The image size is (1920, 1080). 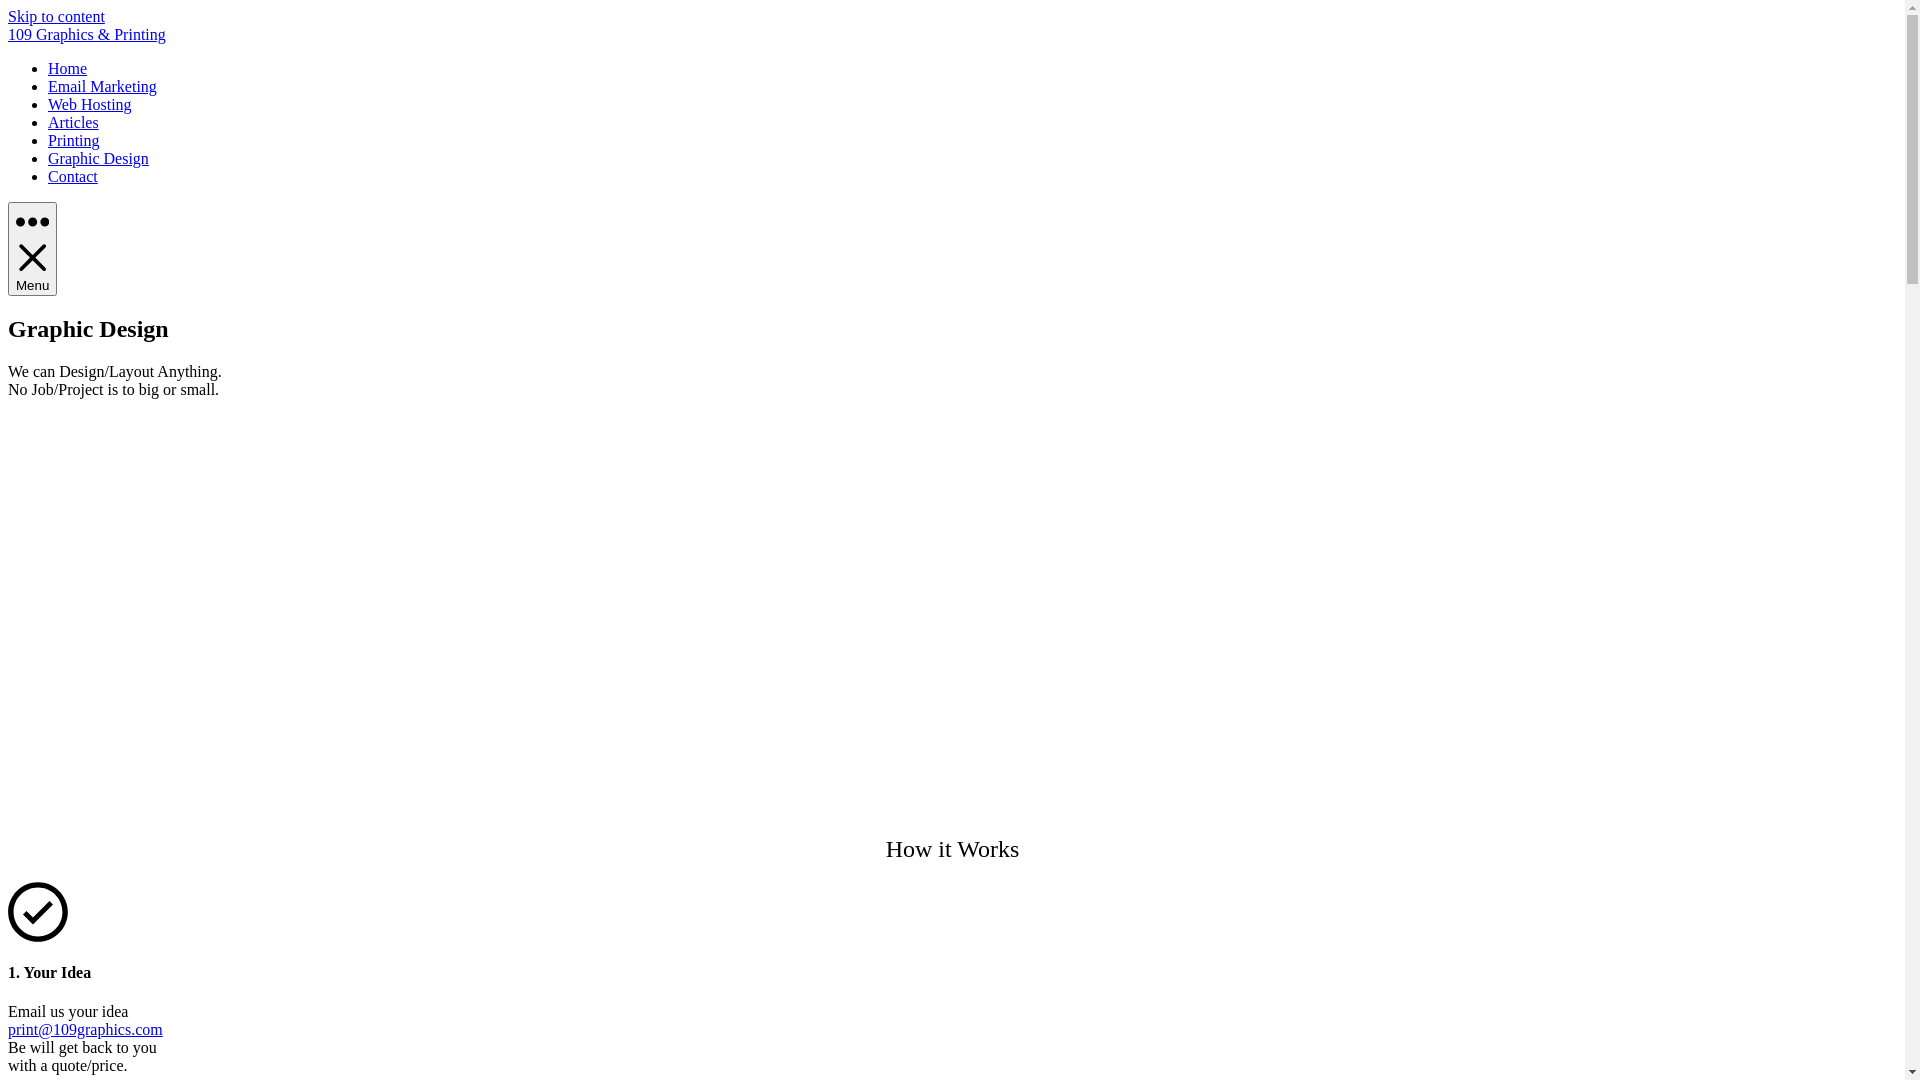 What do you see at coordinates (84, 1029) in the screenshot?
I see `'print@109graphics.com'` at bounding box center [84, 1029].